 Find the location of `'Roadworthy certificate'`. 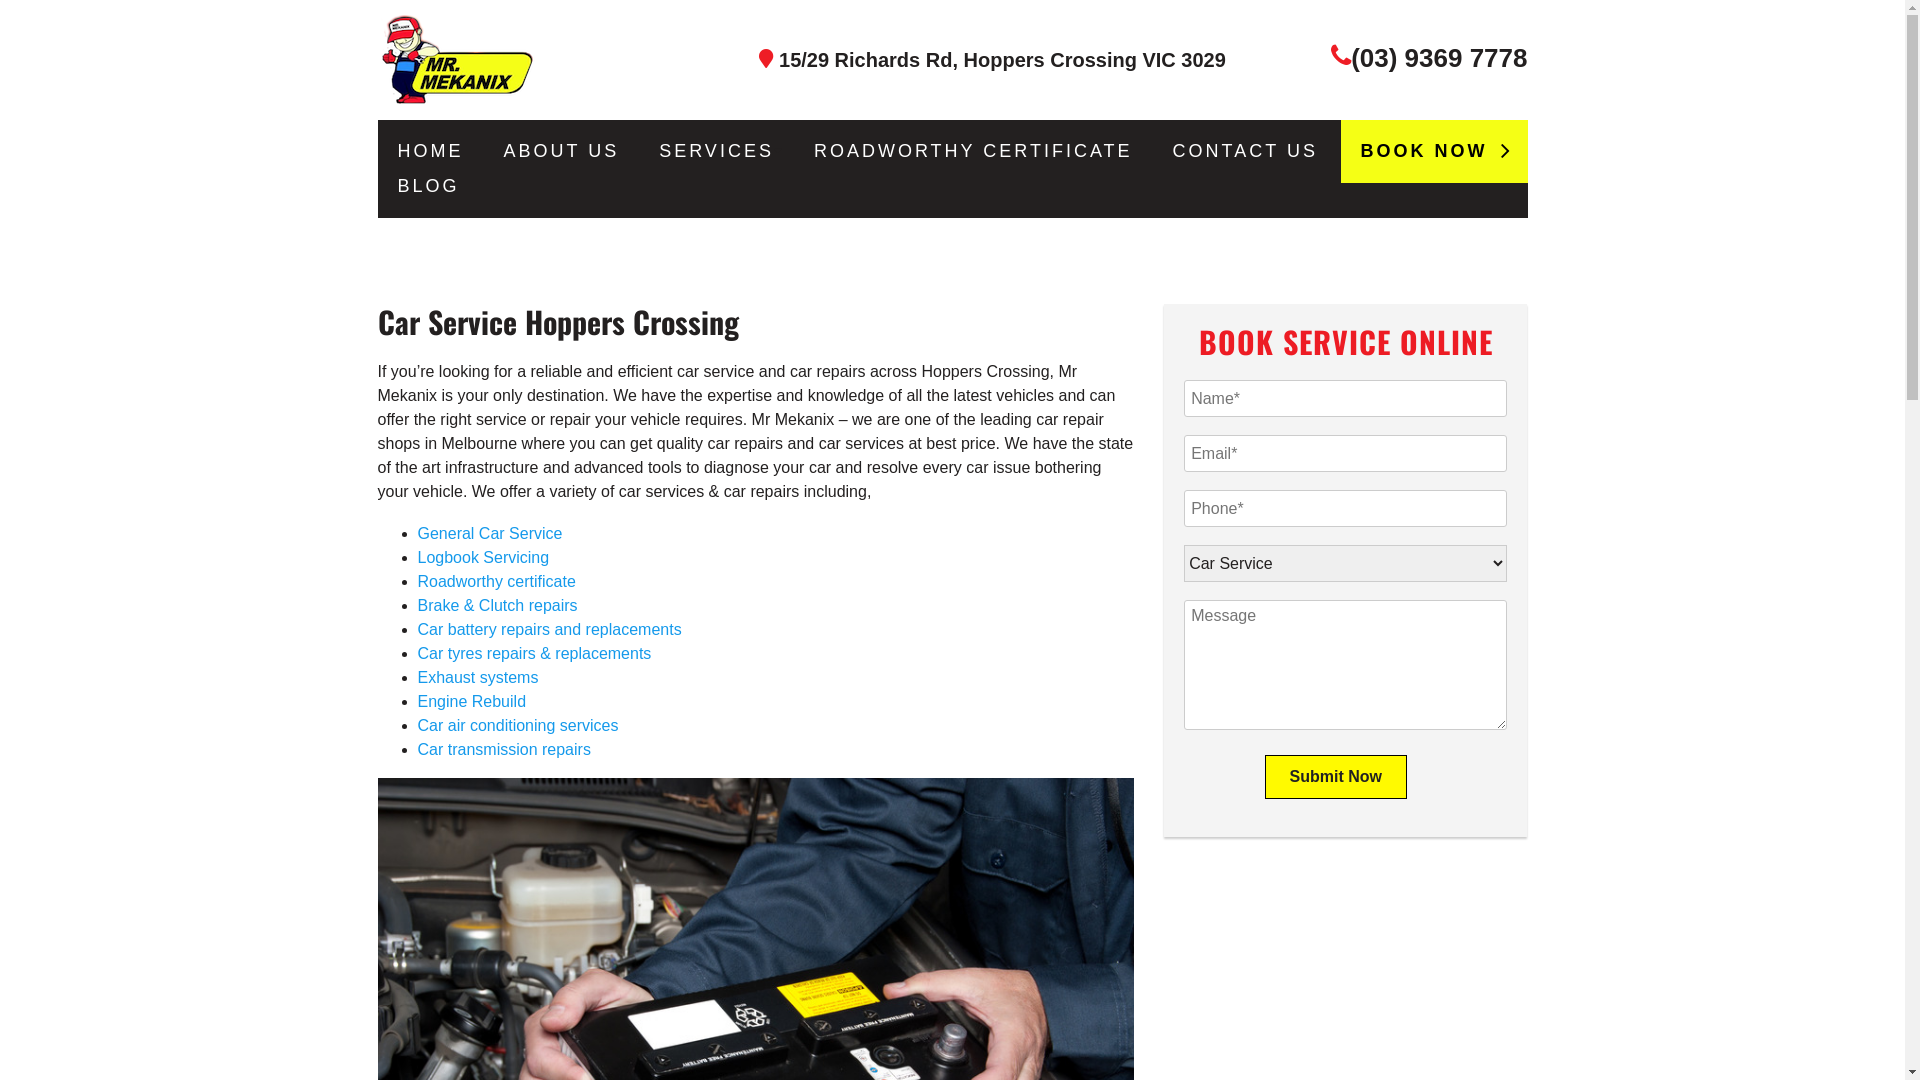

'Roadworthy certificate' is located at coordinates (416, 581).